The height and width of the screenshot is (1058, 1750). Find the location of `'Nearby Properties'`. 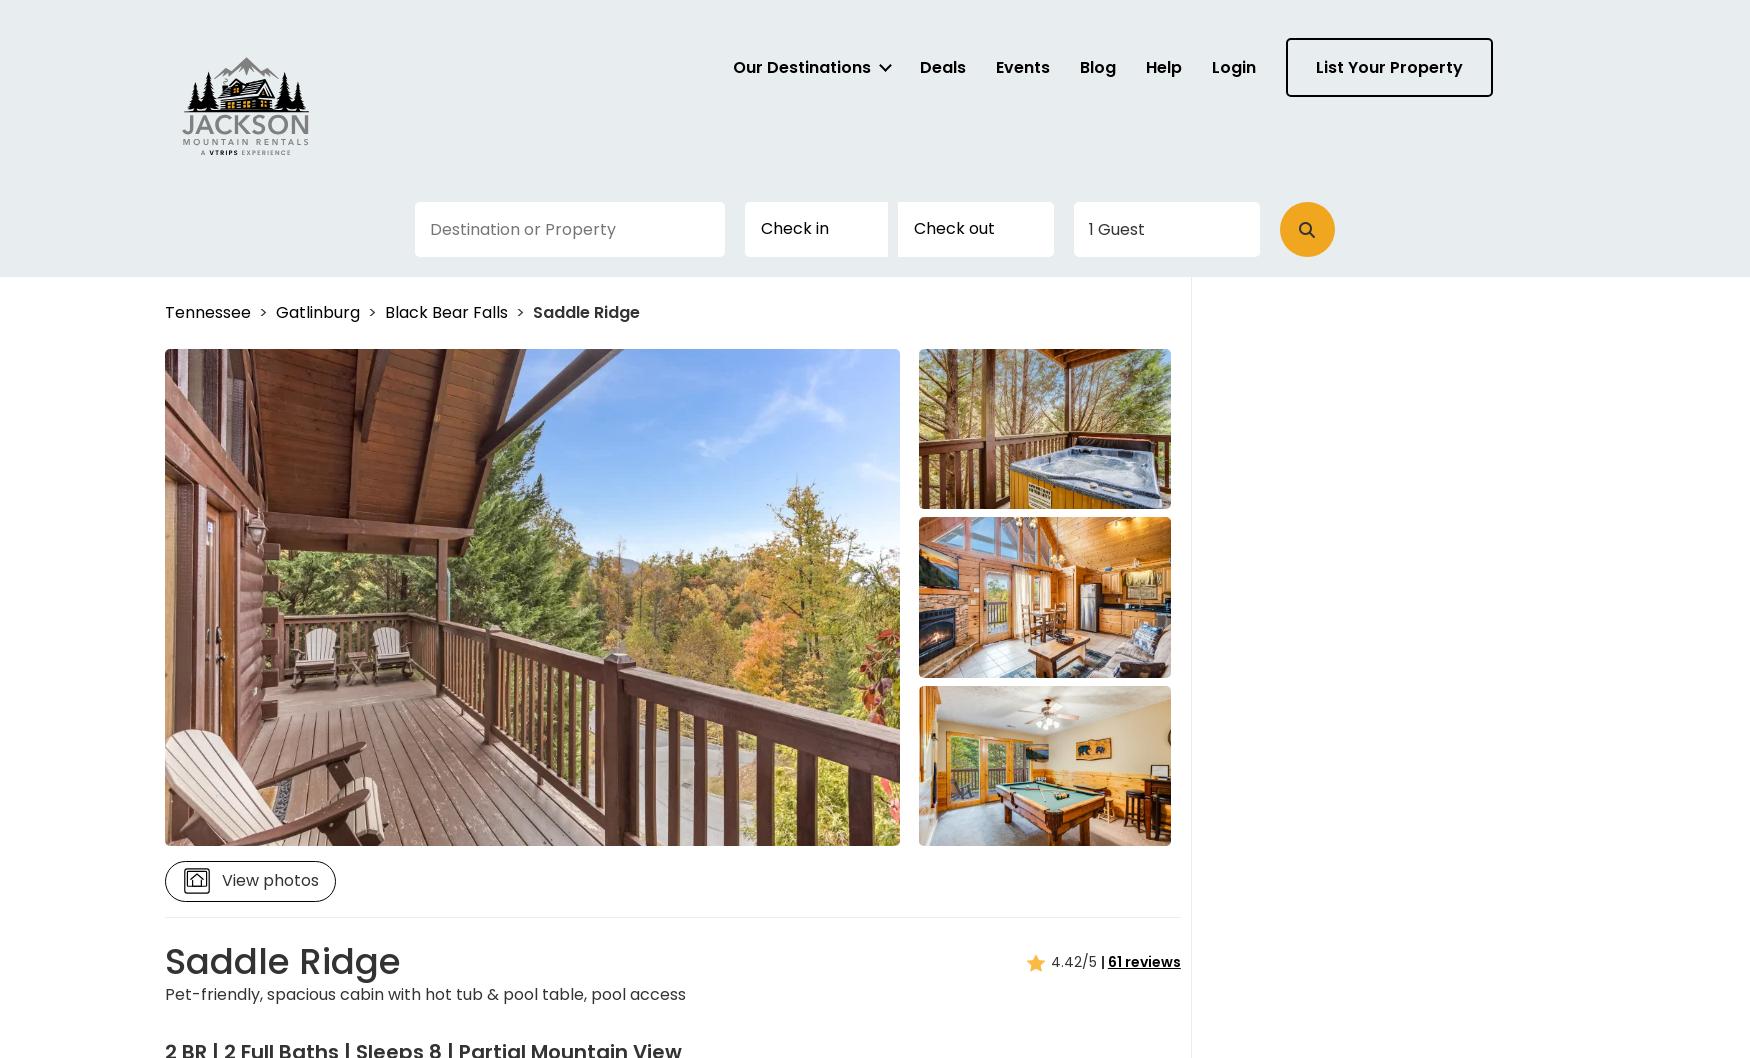

'Nearby Properties' is located at coordinates (327, 1015).